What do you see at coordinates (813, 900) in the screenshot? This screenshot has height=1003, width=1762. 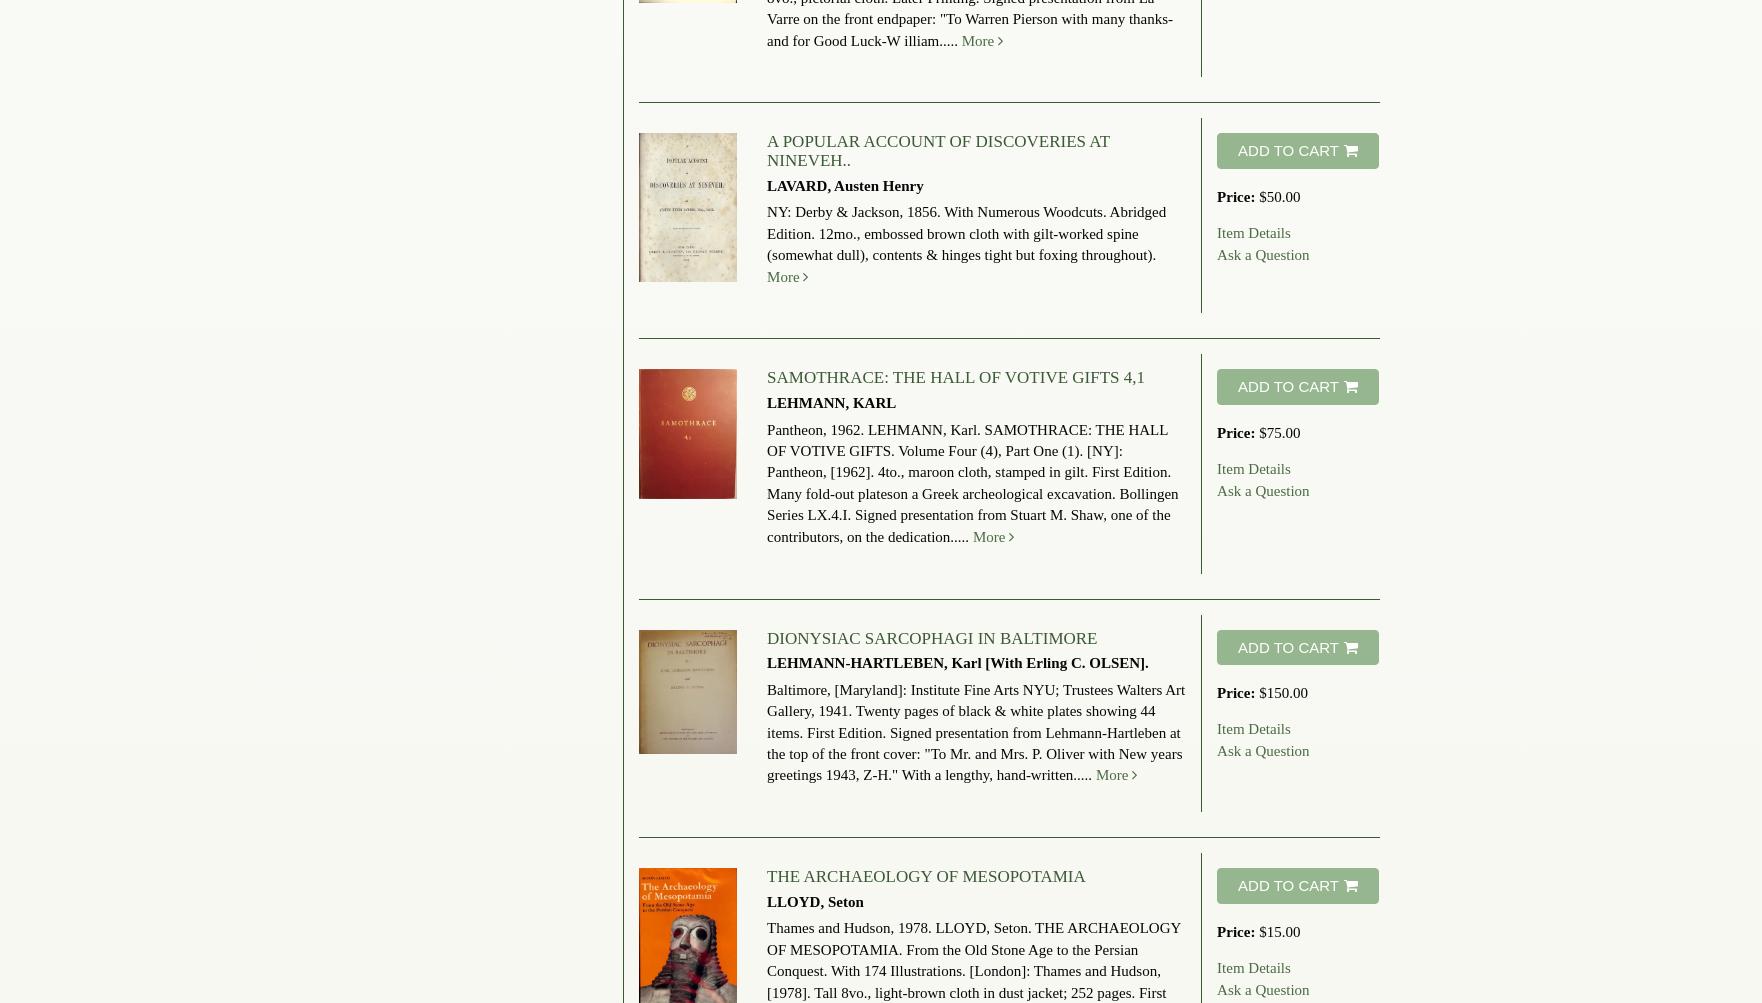 I see `'LLOYD, Seton'` at bounding box center [813, 900].